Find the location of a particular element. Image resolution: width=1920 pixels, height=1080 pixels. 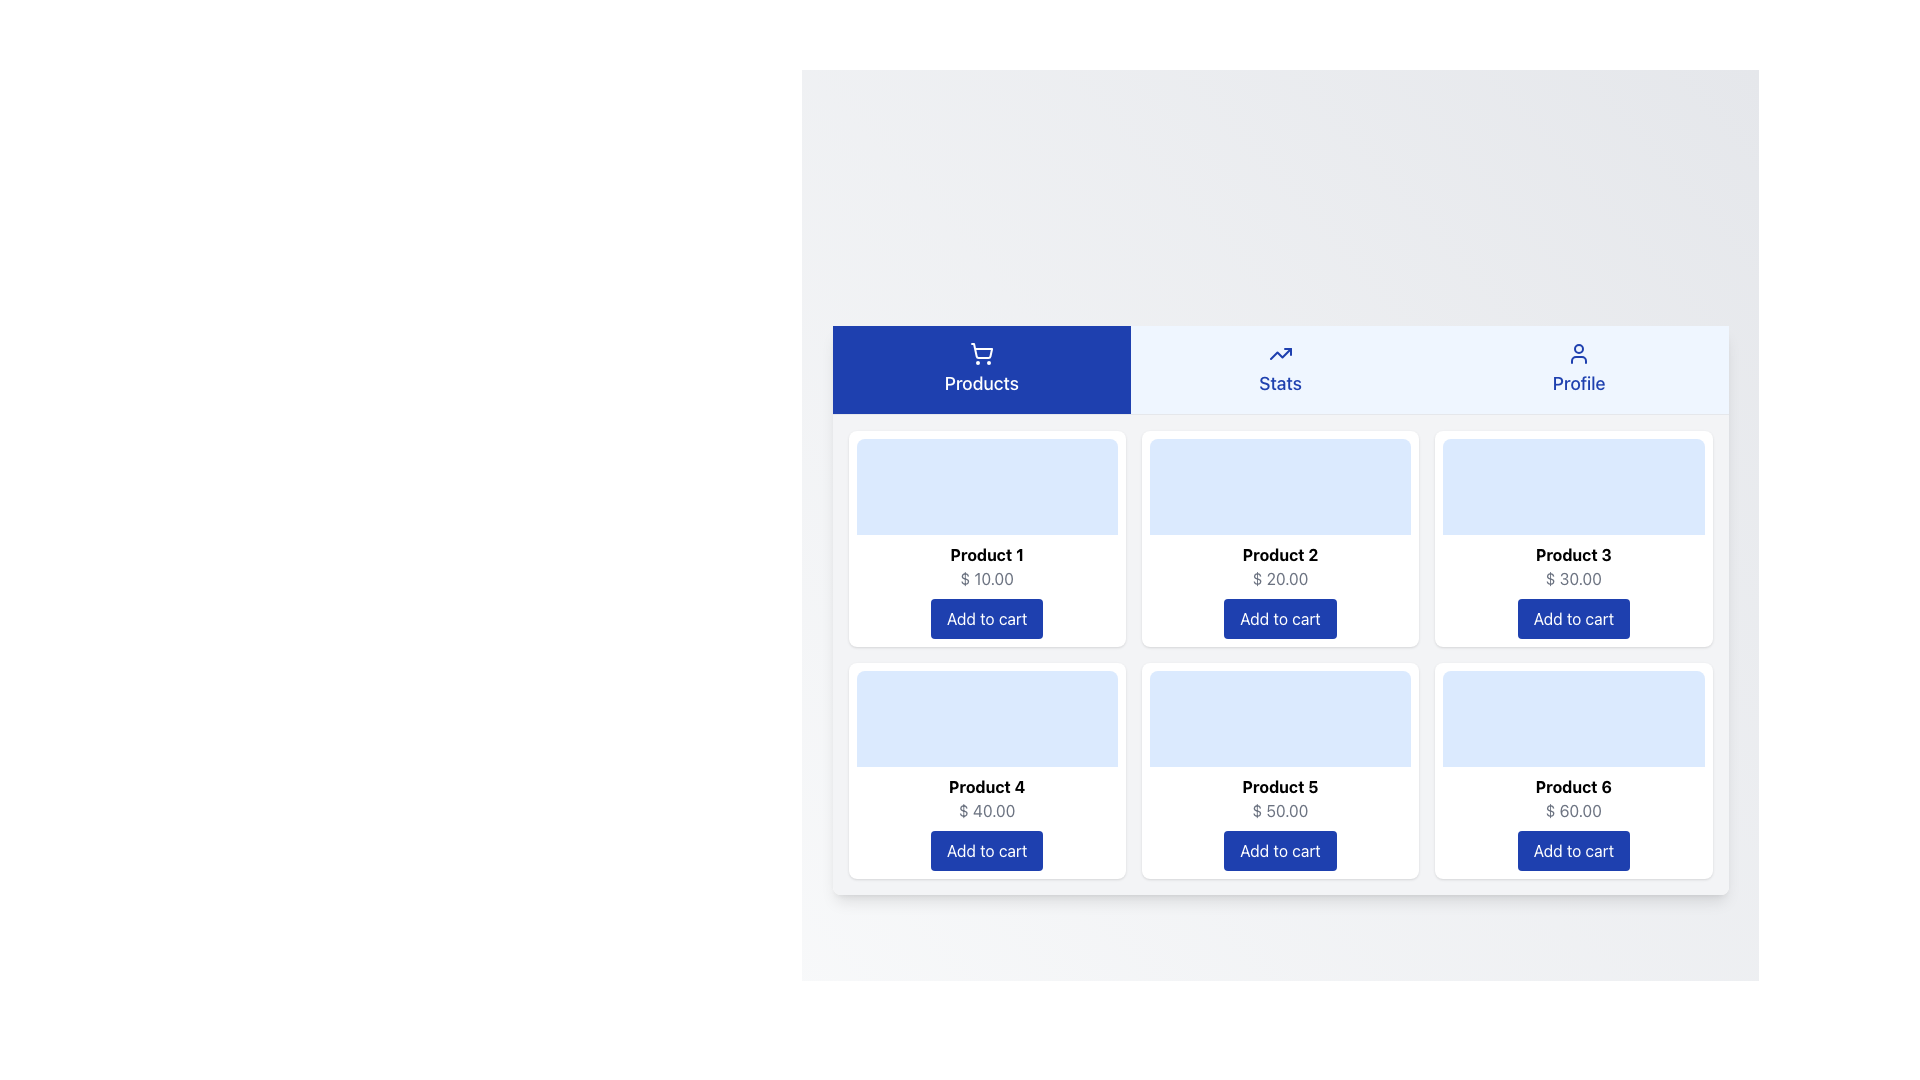

the 'Stats' tab, which is centrally located among three tabs, featuring blue text on a light blue background and an upward-trending arrow icon above the label is located at coordinates (1280, 370).